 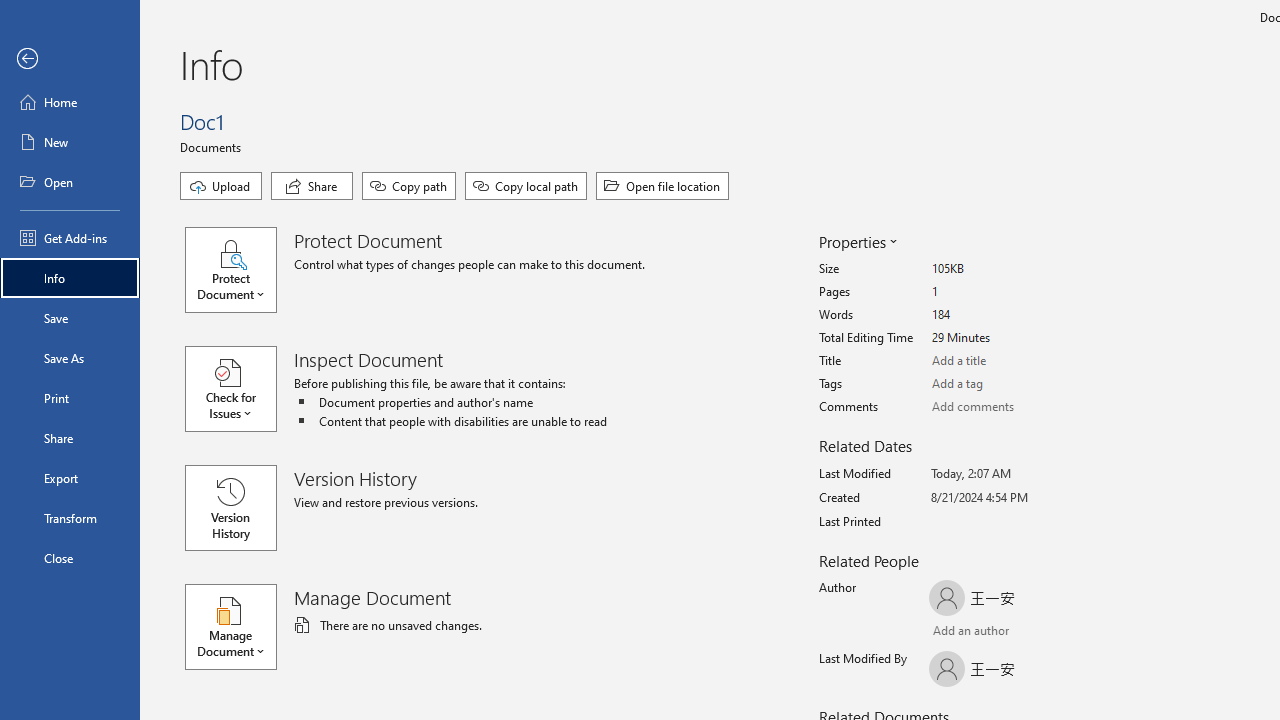 What do you see at coordinates (221, 186) in the screenshot?
I see `'Upload'` at bounding box center [221, 186].